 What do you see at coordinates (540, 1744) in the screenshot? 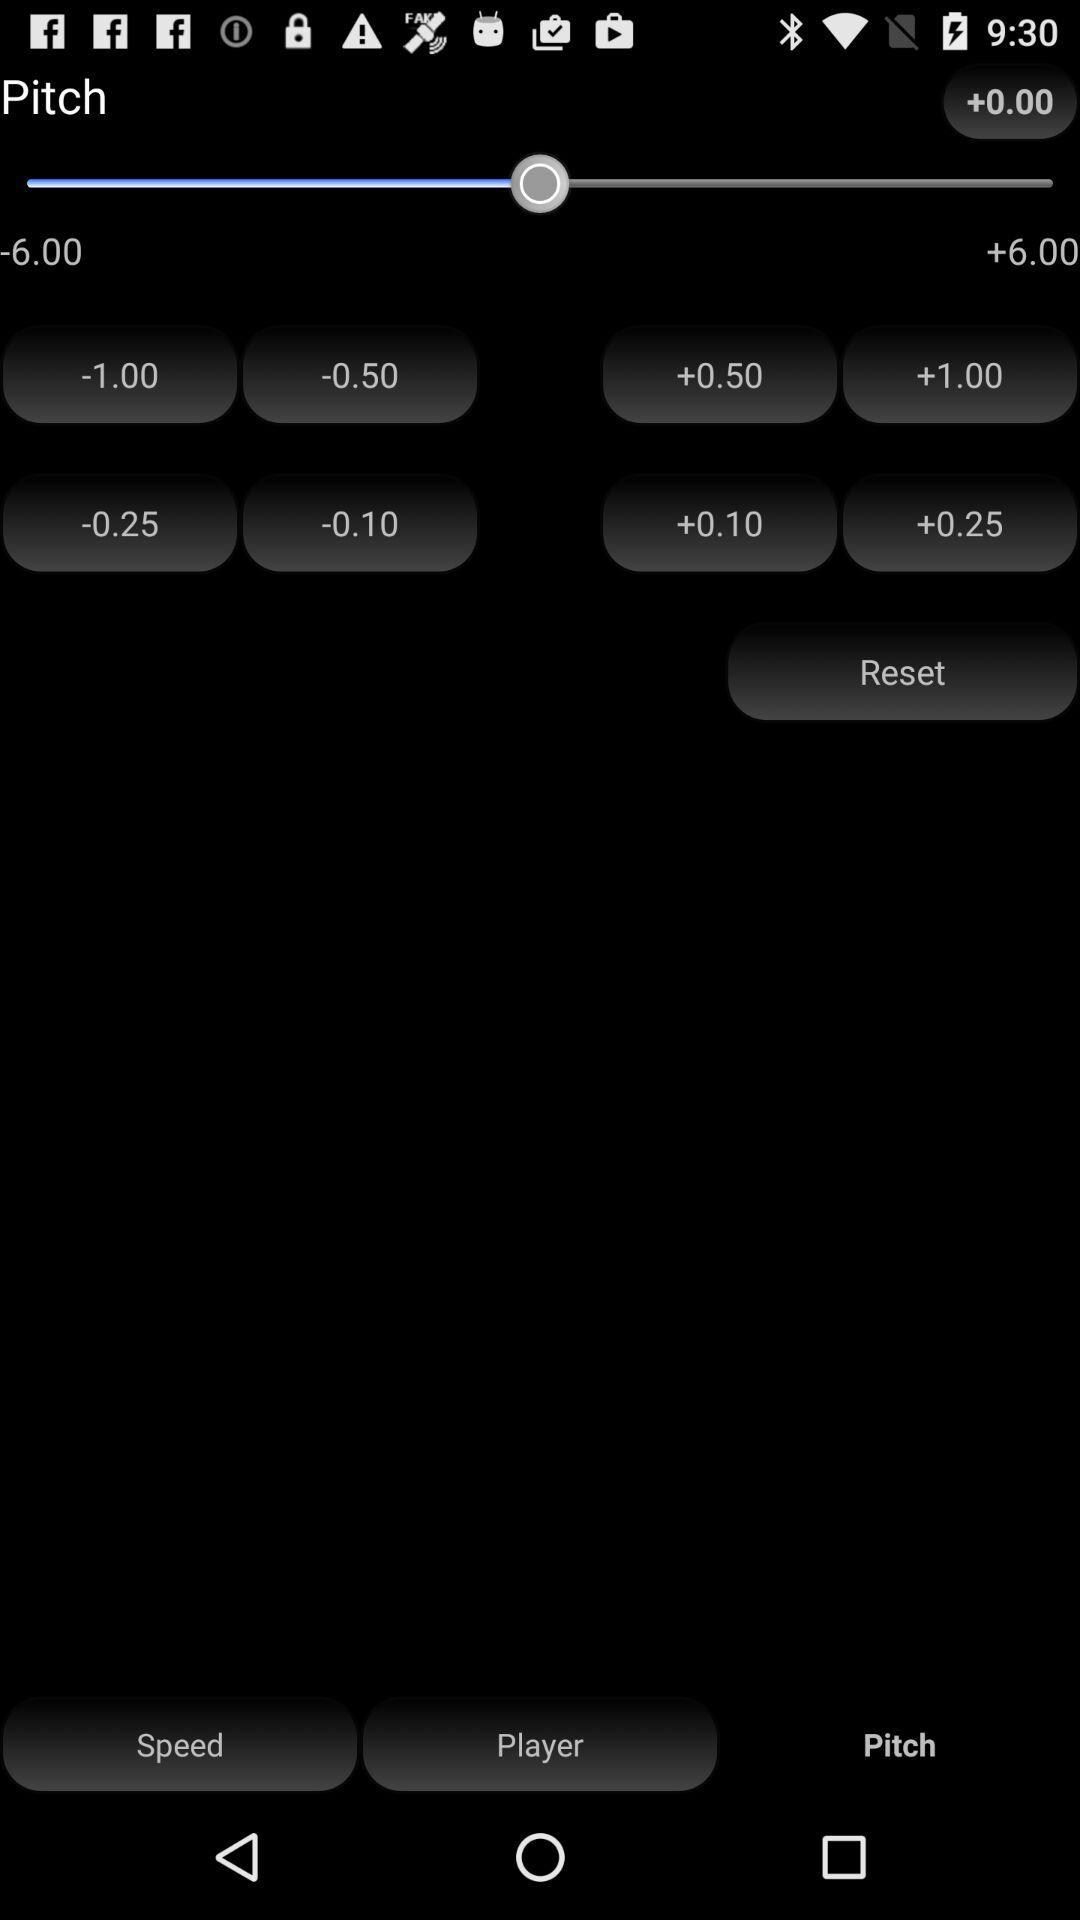
I see `item next to speed item` at bounding box center [540, 1744].